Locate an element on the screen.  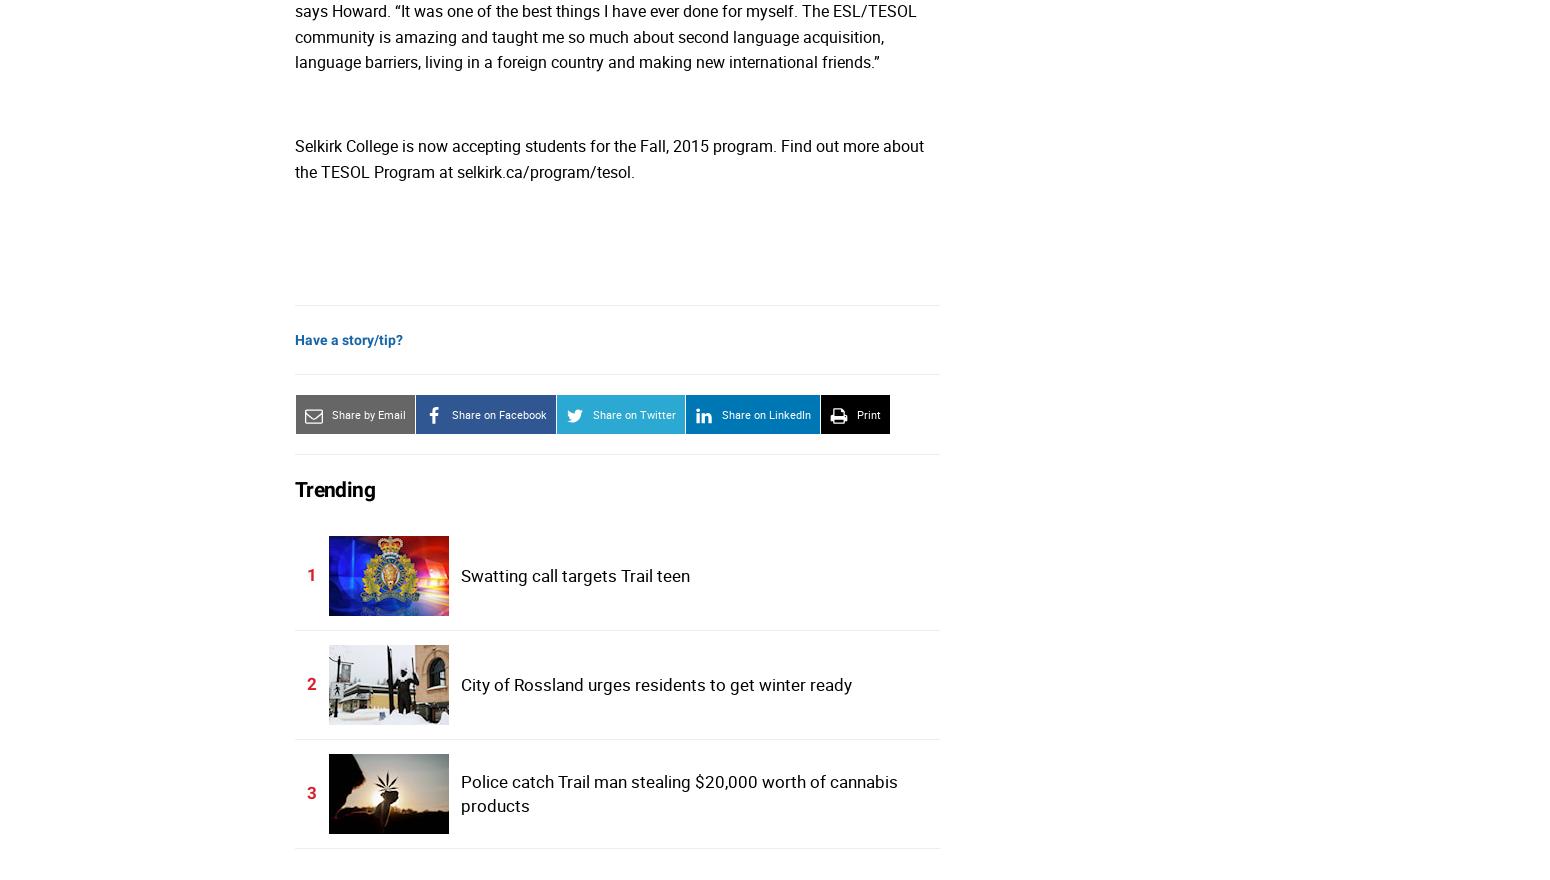
'Selkirk College is now accepting students for the Fall, 2015 program. Find out more about the TESOL Program at selkirk.ca/program/tesol.' is located at coordinates (609, 157).